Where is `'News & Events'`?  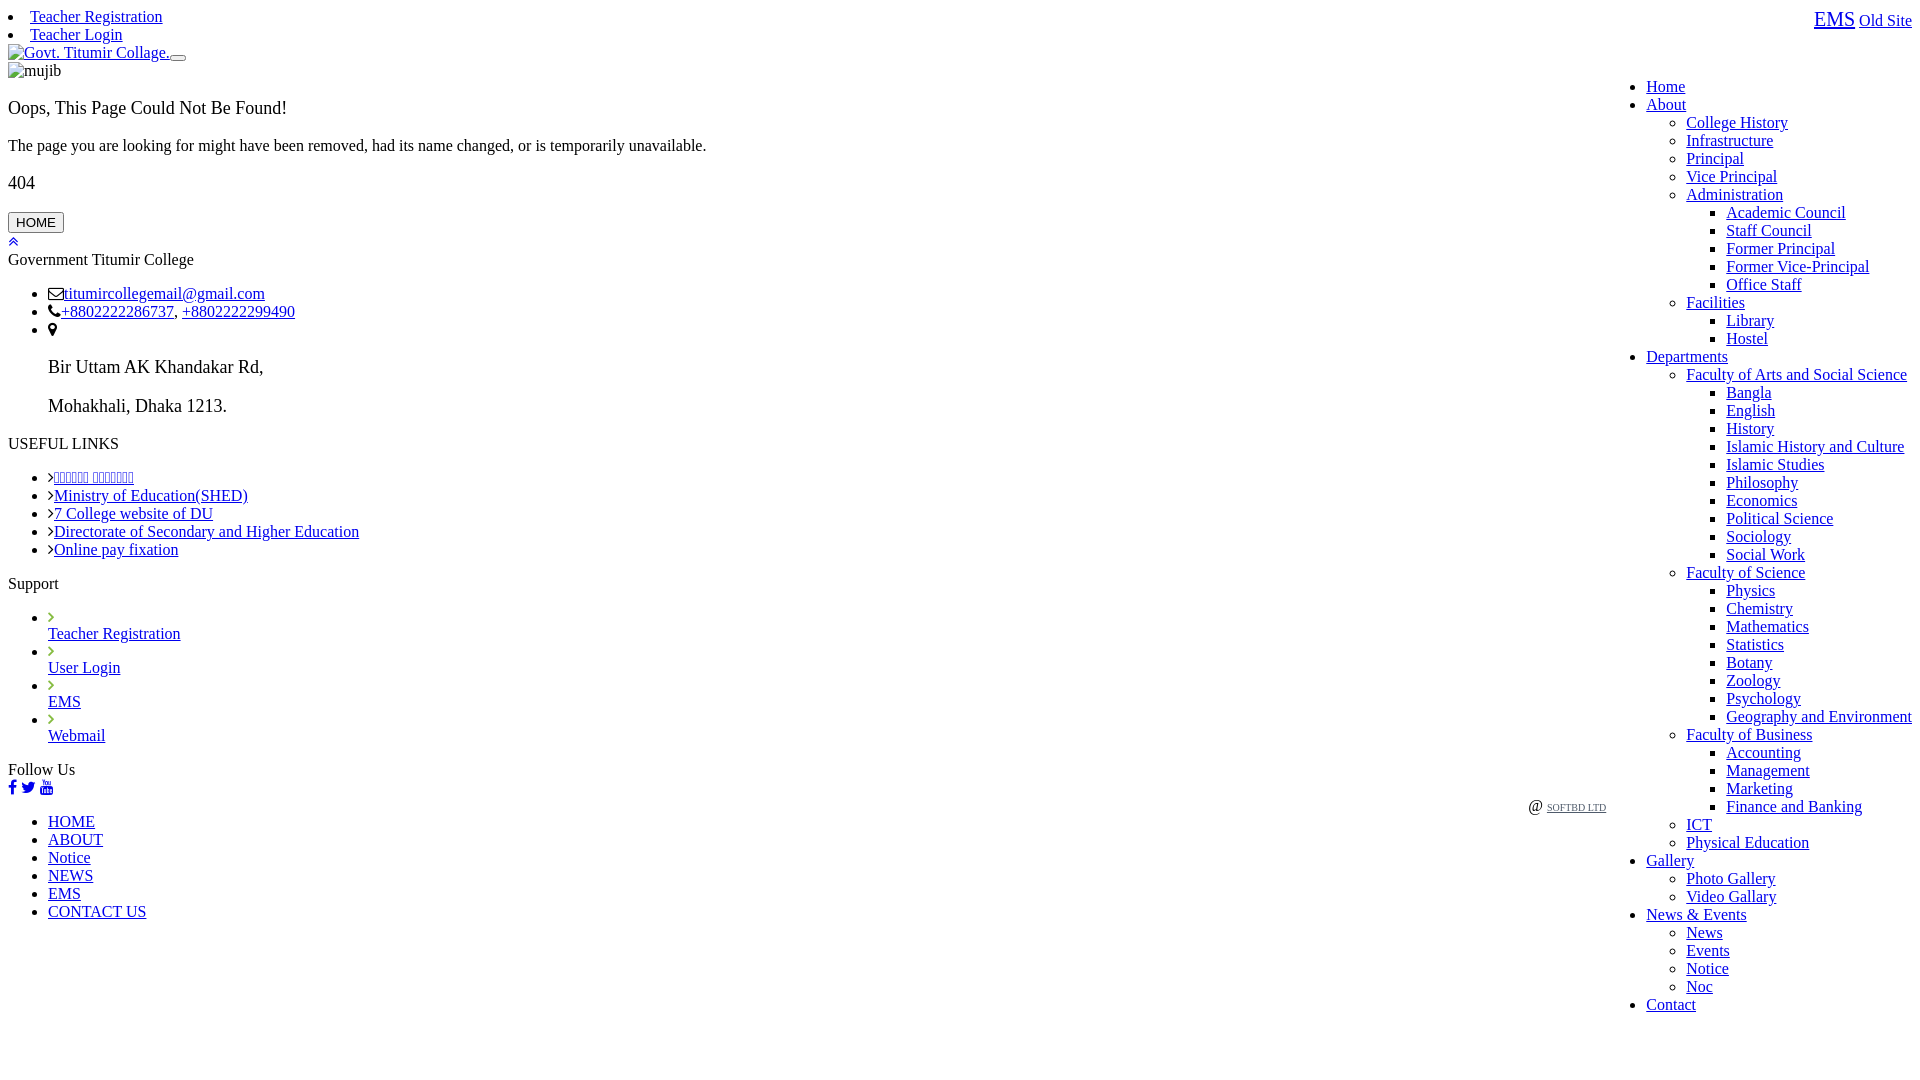
'News & Events' is located at coordinates (1646, 914).